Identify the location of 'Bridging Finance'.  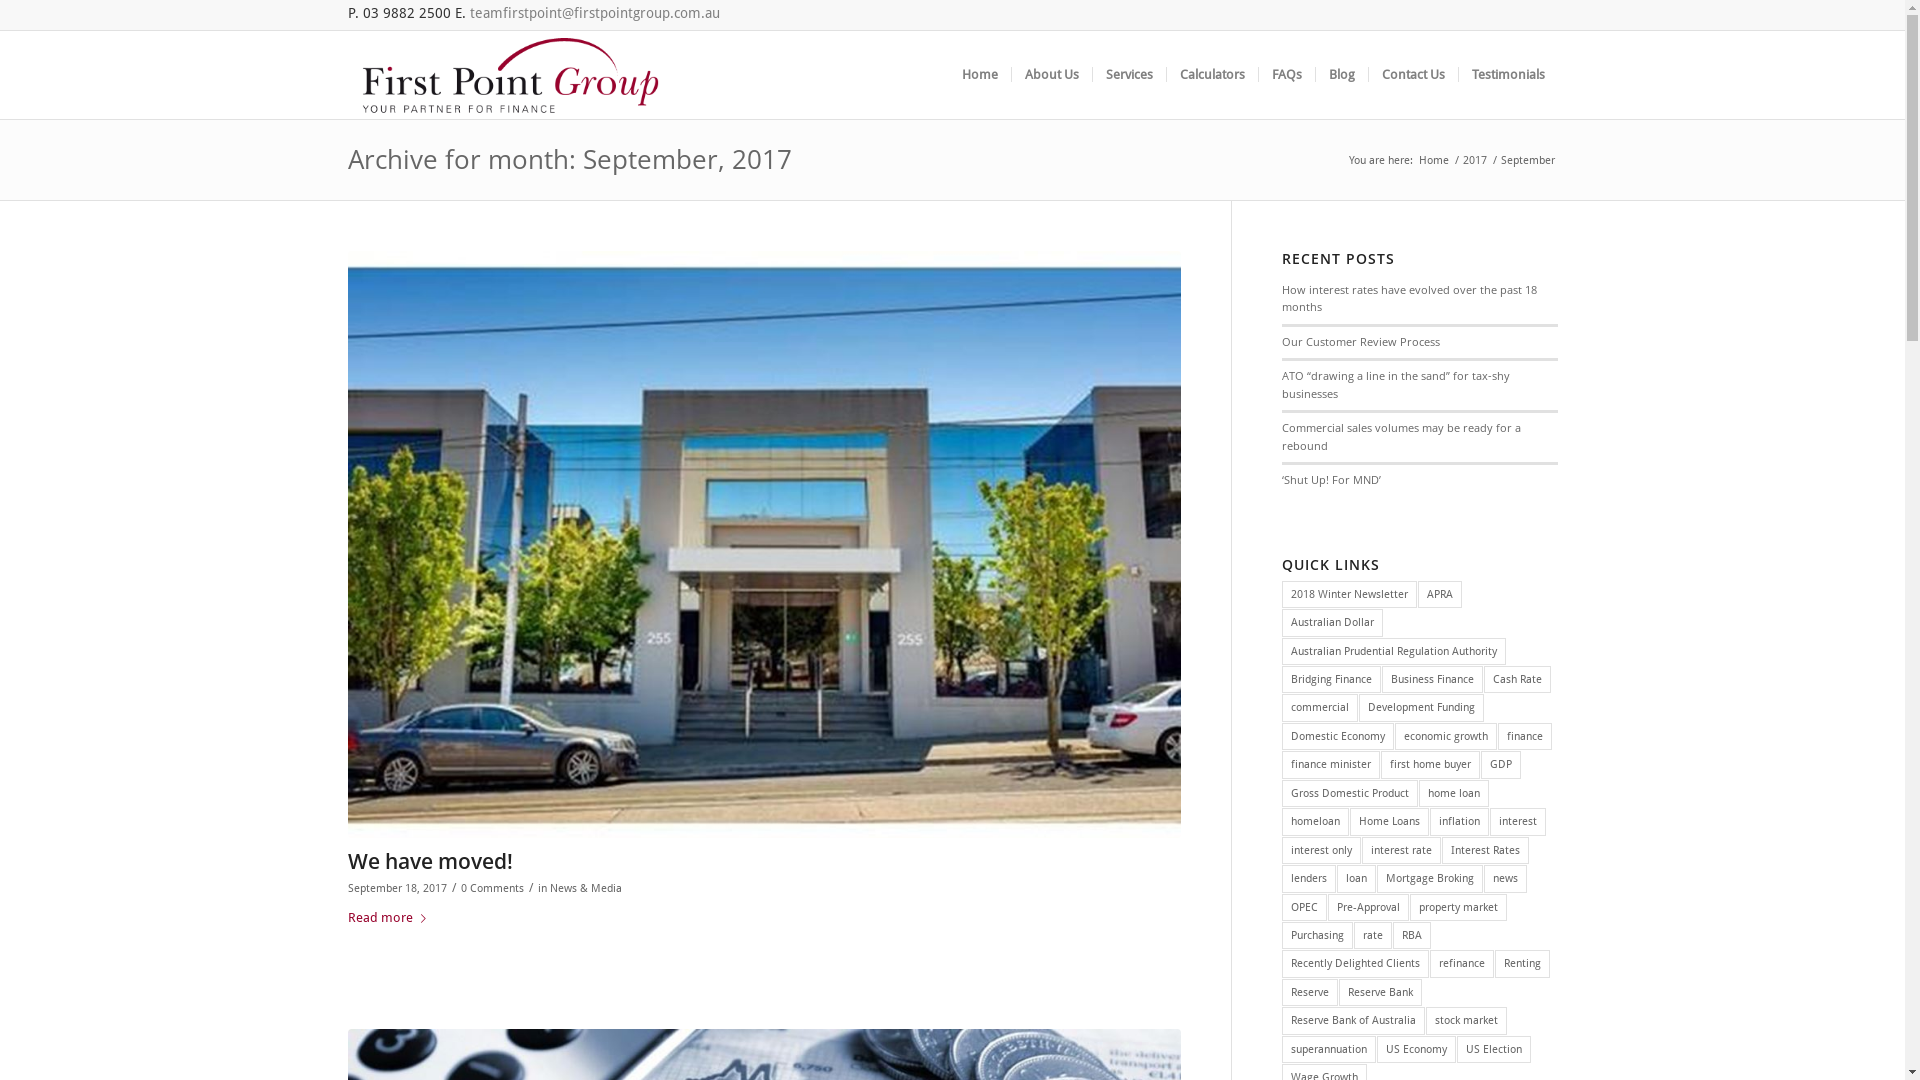
(1331, 678).